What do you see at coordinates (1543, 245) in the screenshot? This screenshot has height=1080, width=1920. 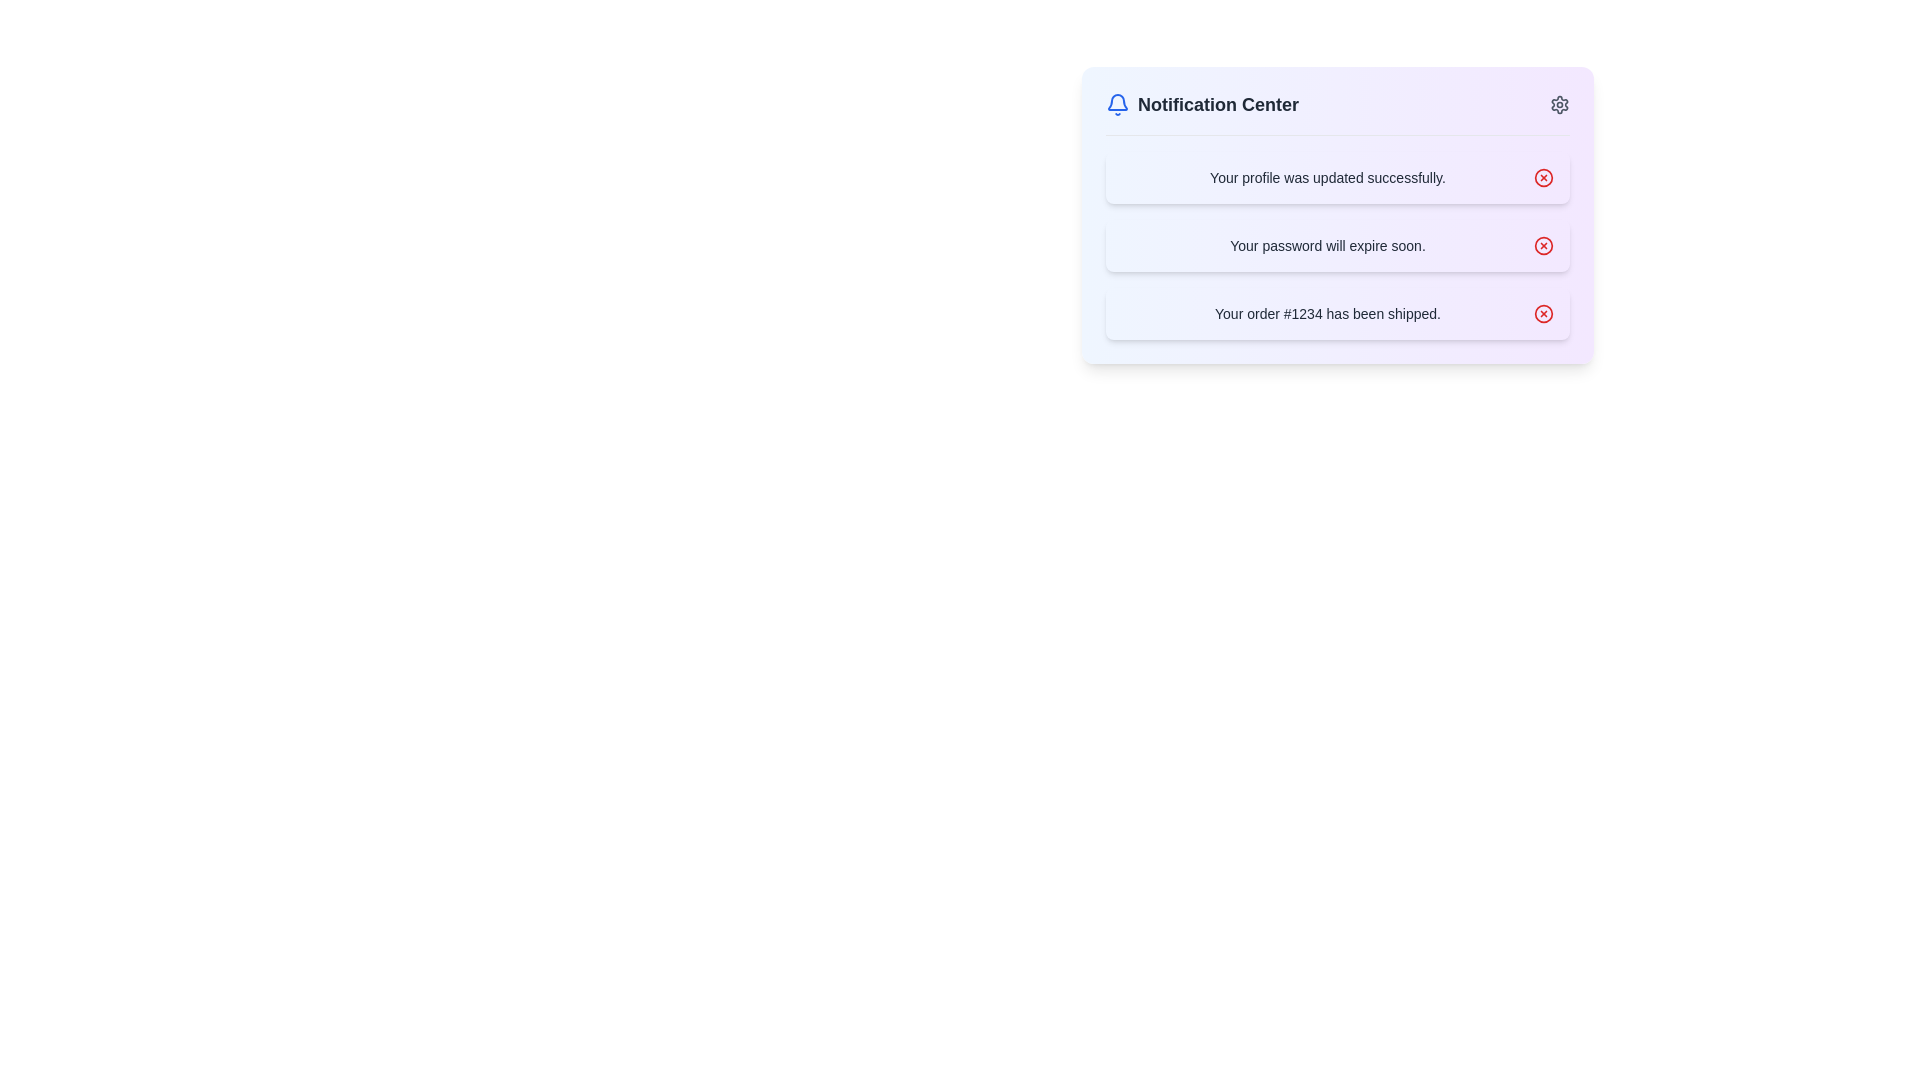 I see `the dismiss button (circular 'X' icon) for the notification message 'Your password will expire soon.'` at bounding box center [1543, 245].